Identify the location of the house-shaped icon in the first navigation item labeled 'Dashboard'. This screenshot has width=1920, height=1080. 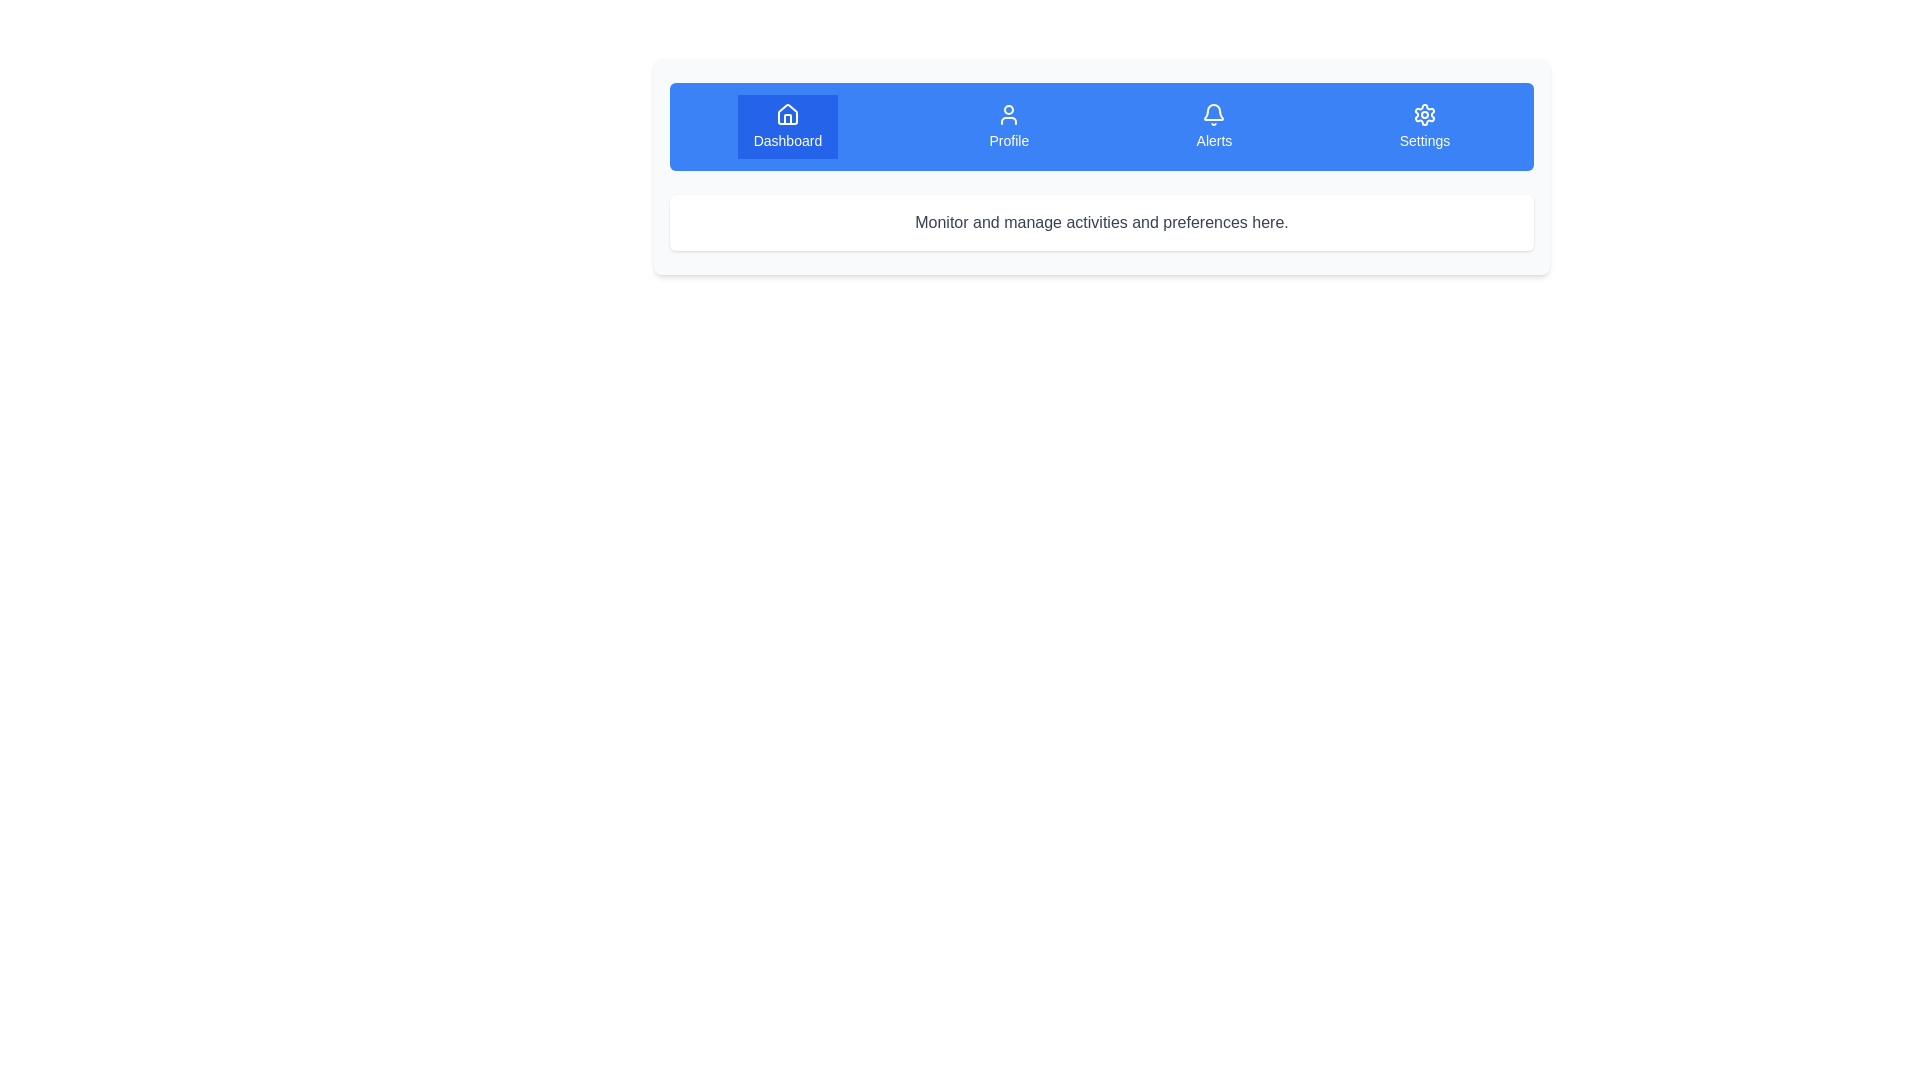
(786, 114).